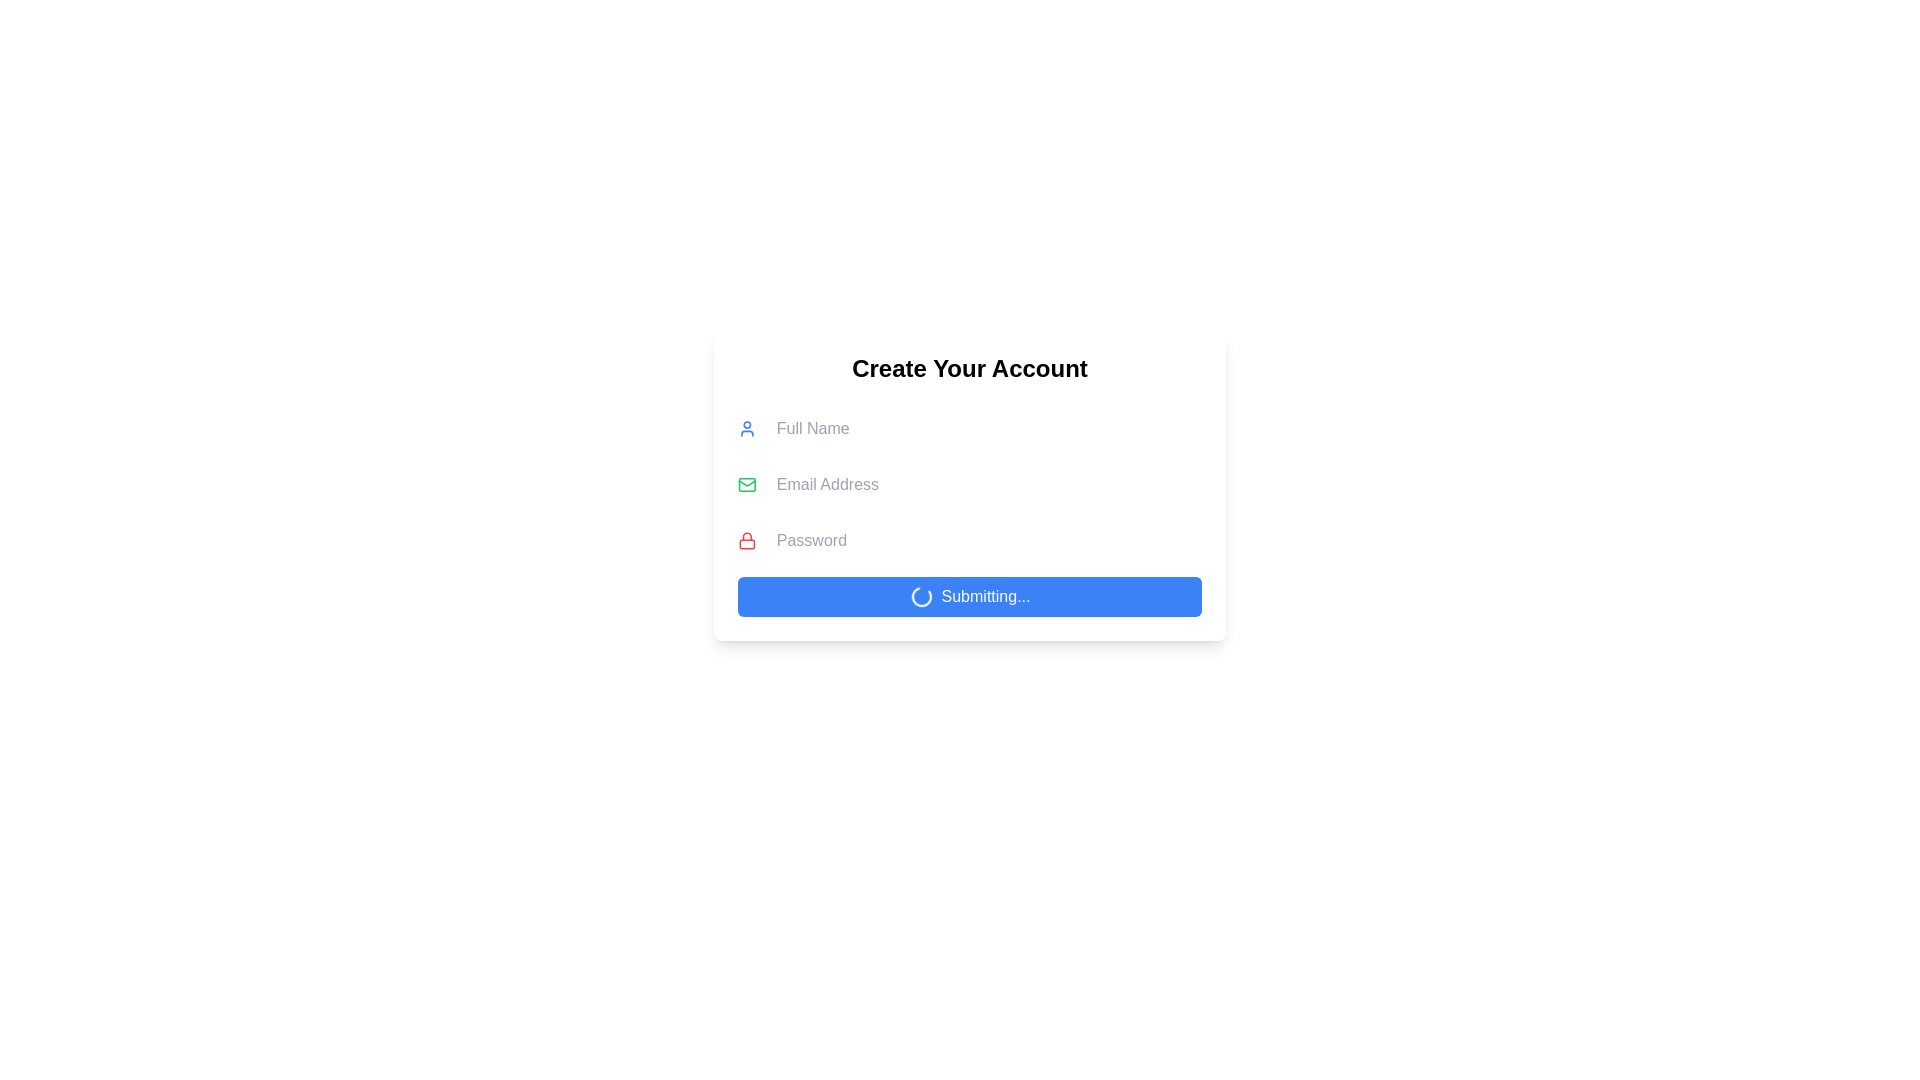 This screenshot has height=1080, width=1920. I want to click on the lock icon by clicking on the bottom rectangle that visually represents the body of the lock, located to the left of the 'Password' text field in the user sign-up form, so click(746, 544).